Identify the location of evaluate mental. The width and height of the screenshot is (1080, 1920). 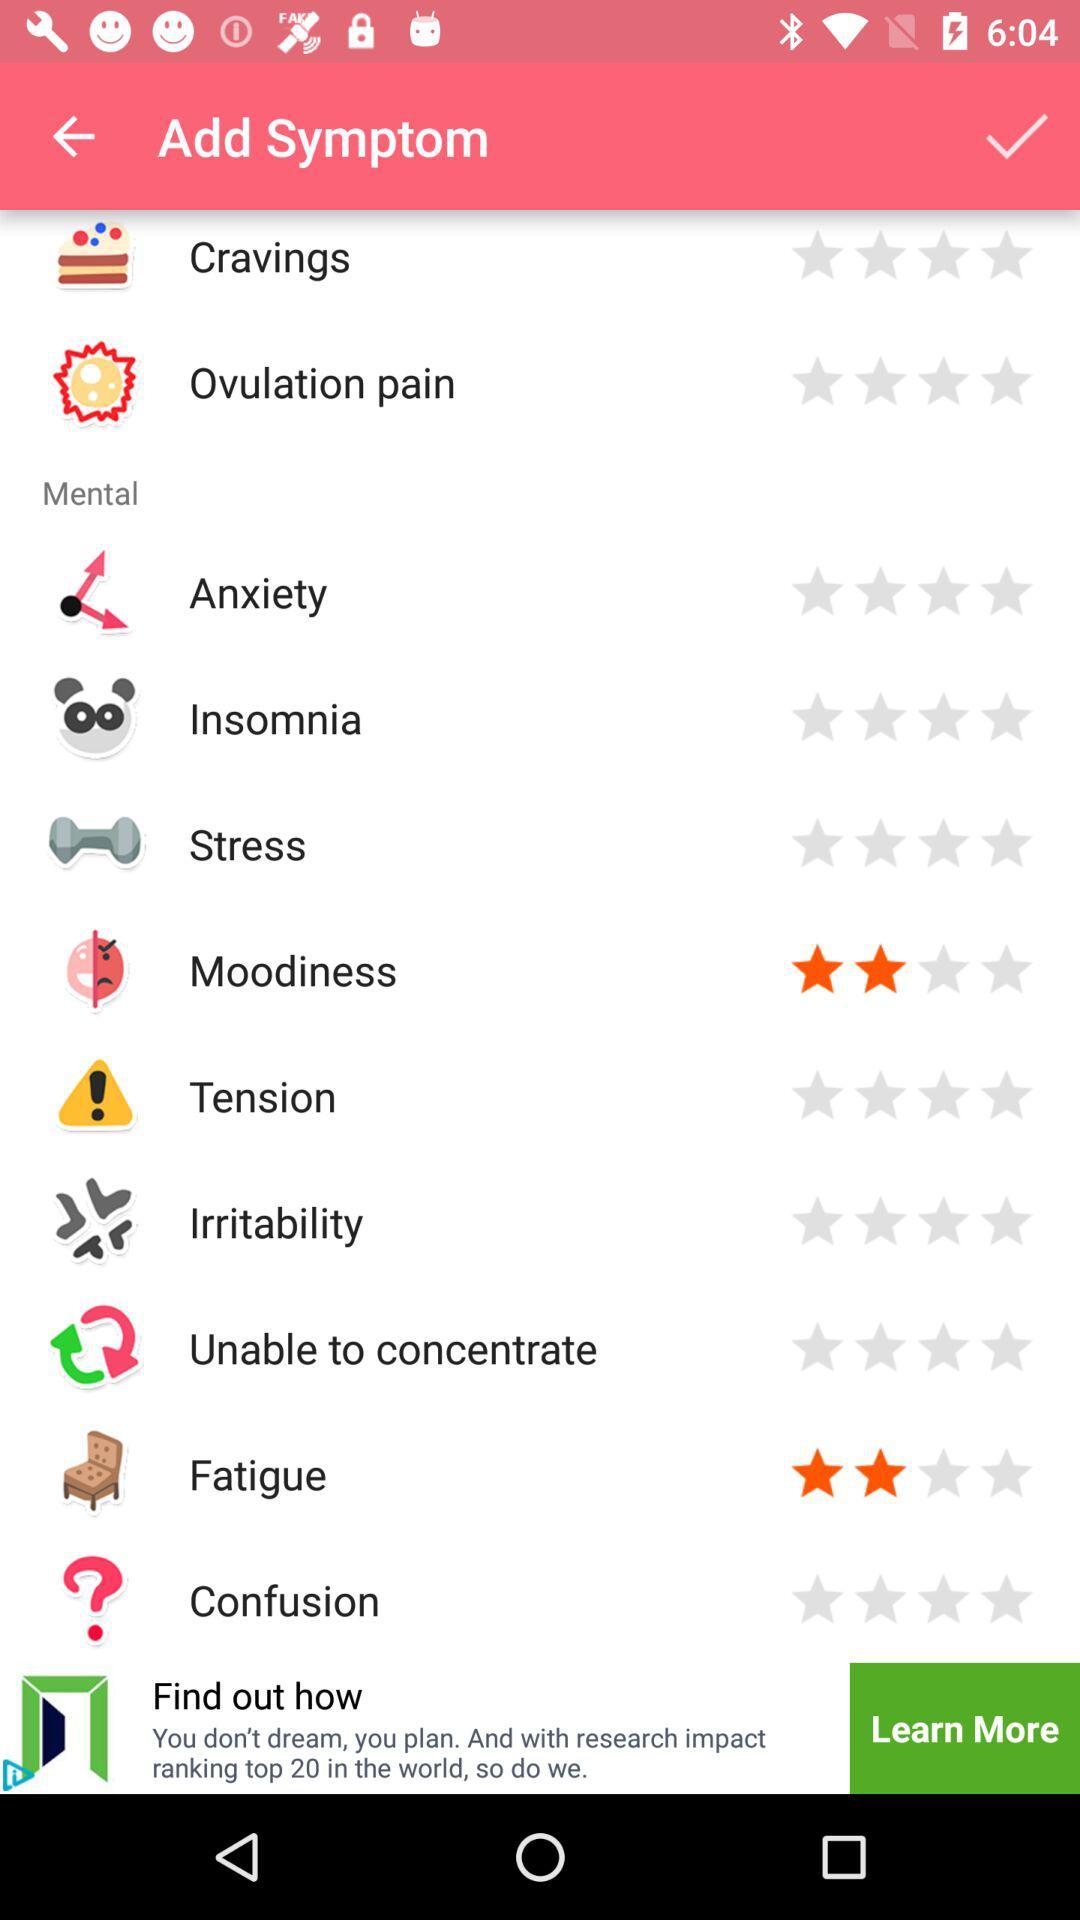
(879, 1094).